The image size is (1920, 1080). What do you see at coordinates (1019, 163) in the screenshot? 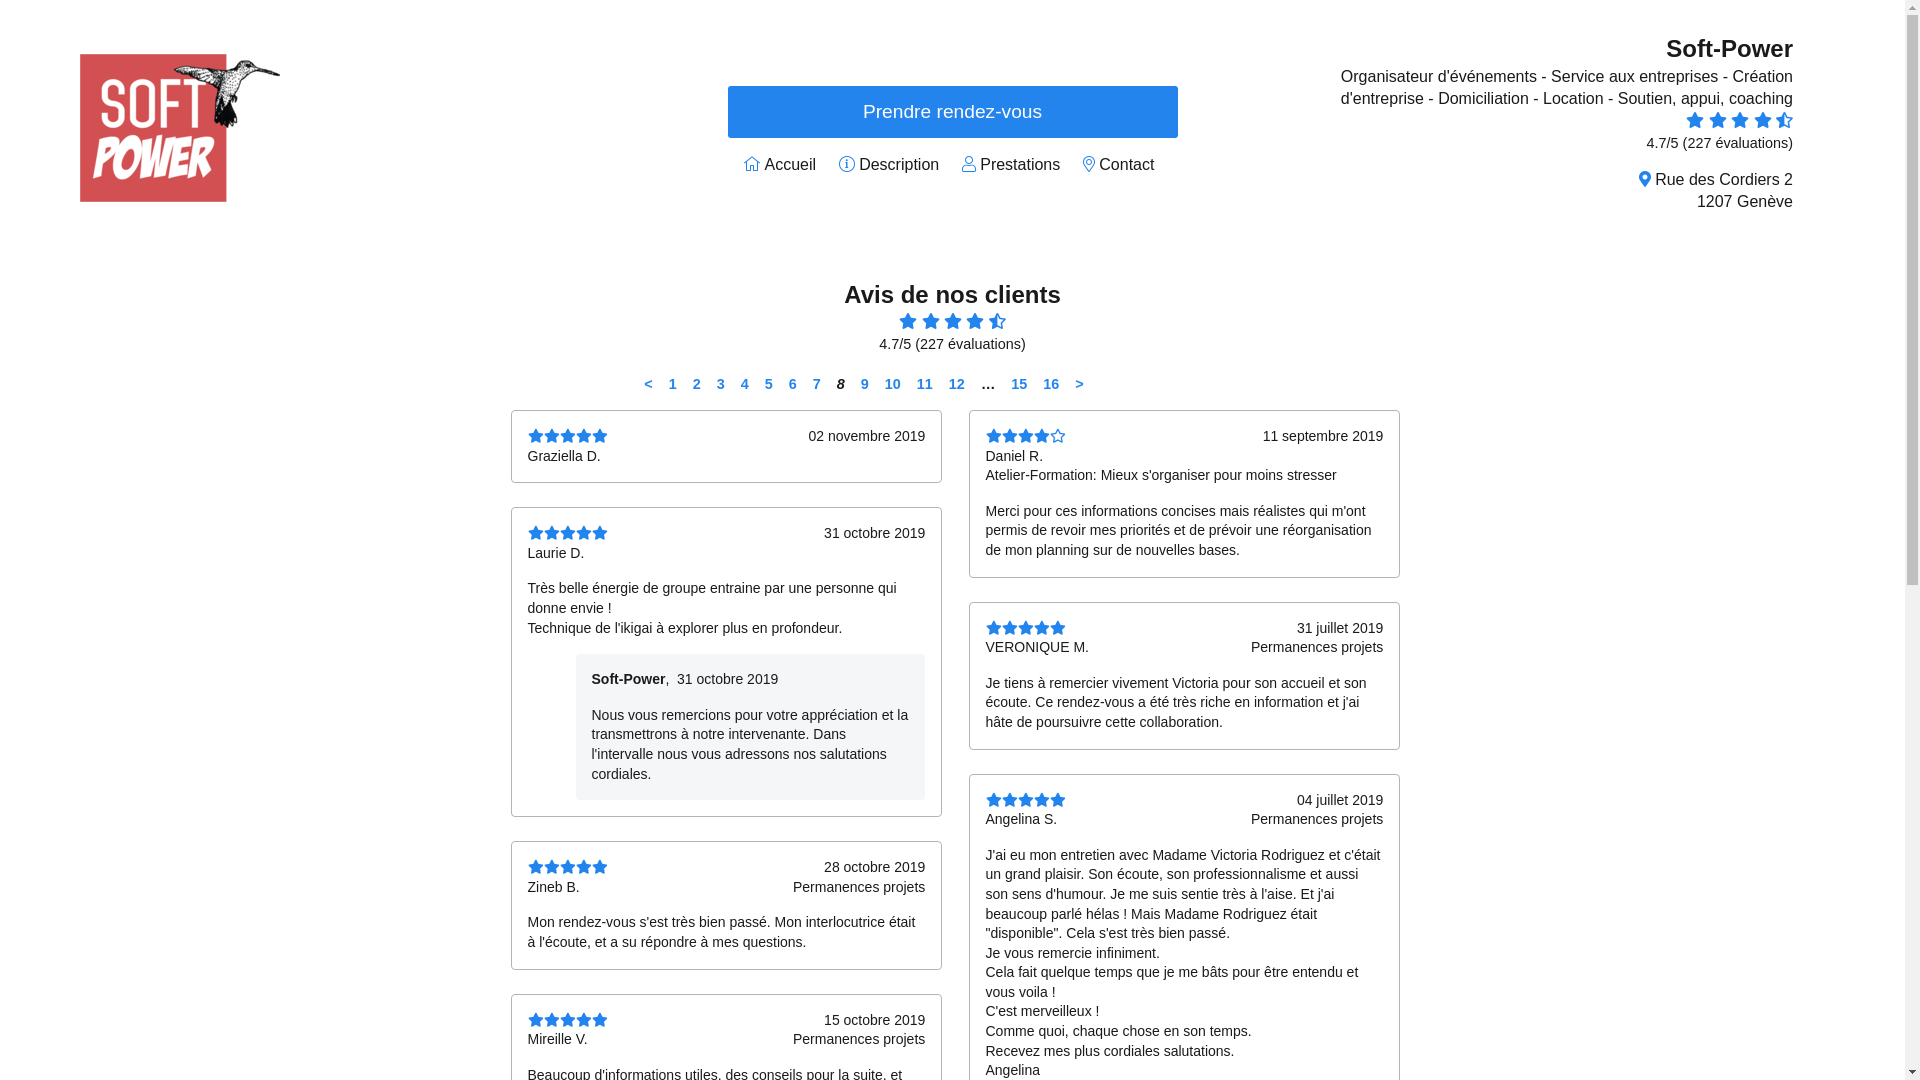
I see `'Prestations'` at bounding box center [1019, 163].